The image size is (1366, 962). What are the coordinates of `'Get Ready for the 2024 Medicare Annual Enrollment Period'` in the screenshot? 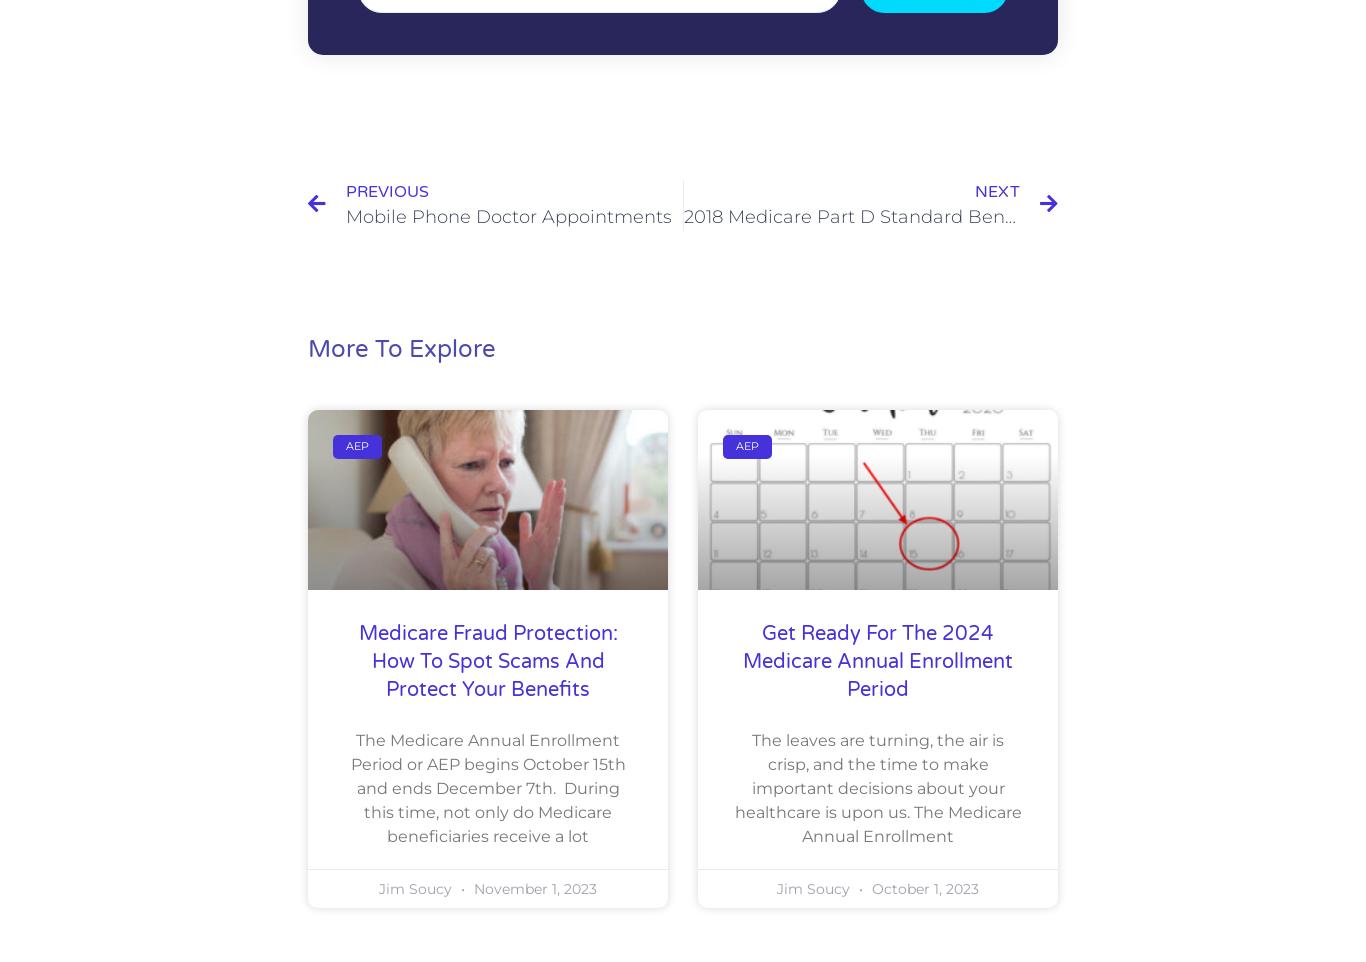 It's located at (877, 660).